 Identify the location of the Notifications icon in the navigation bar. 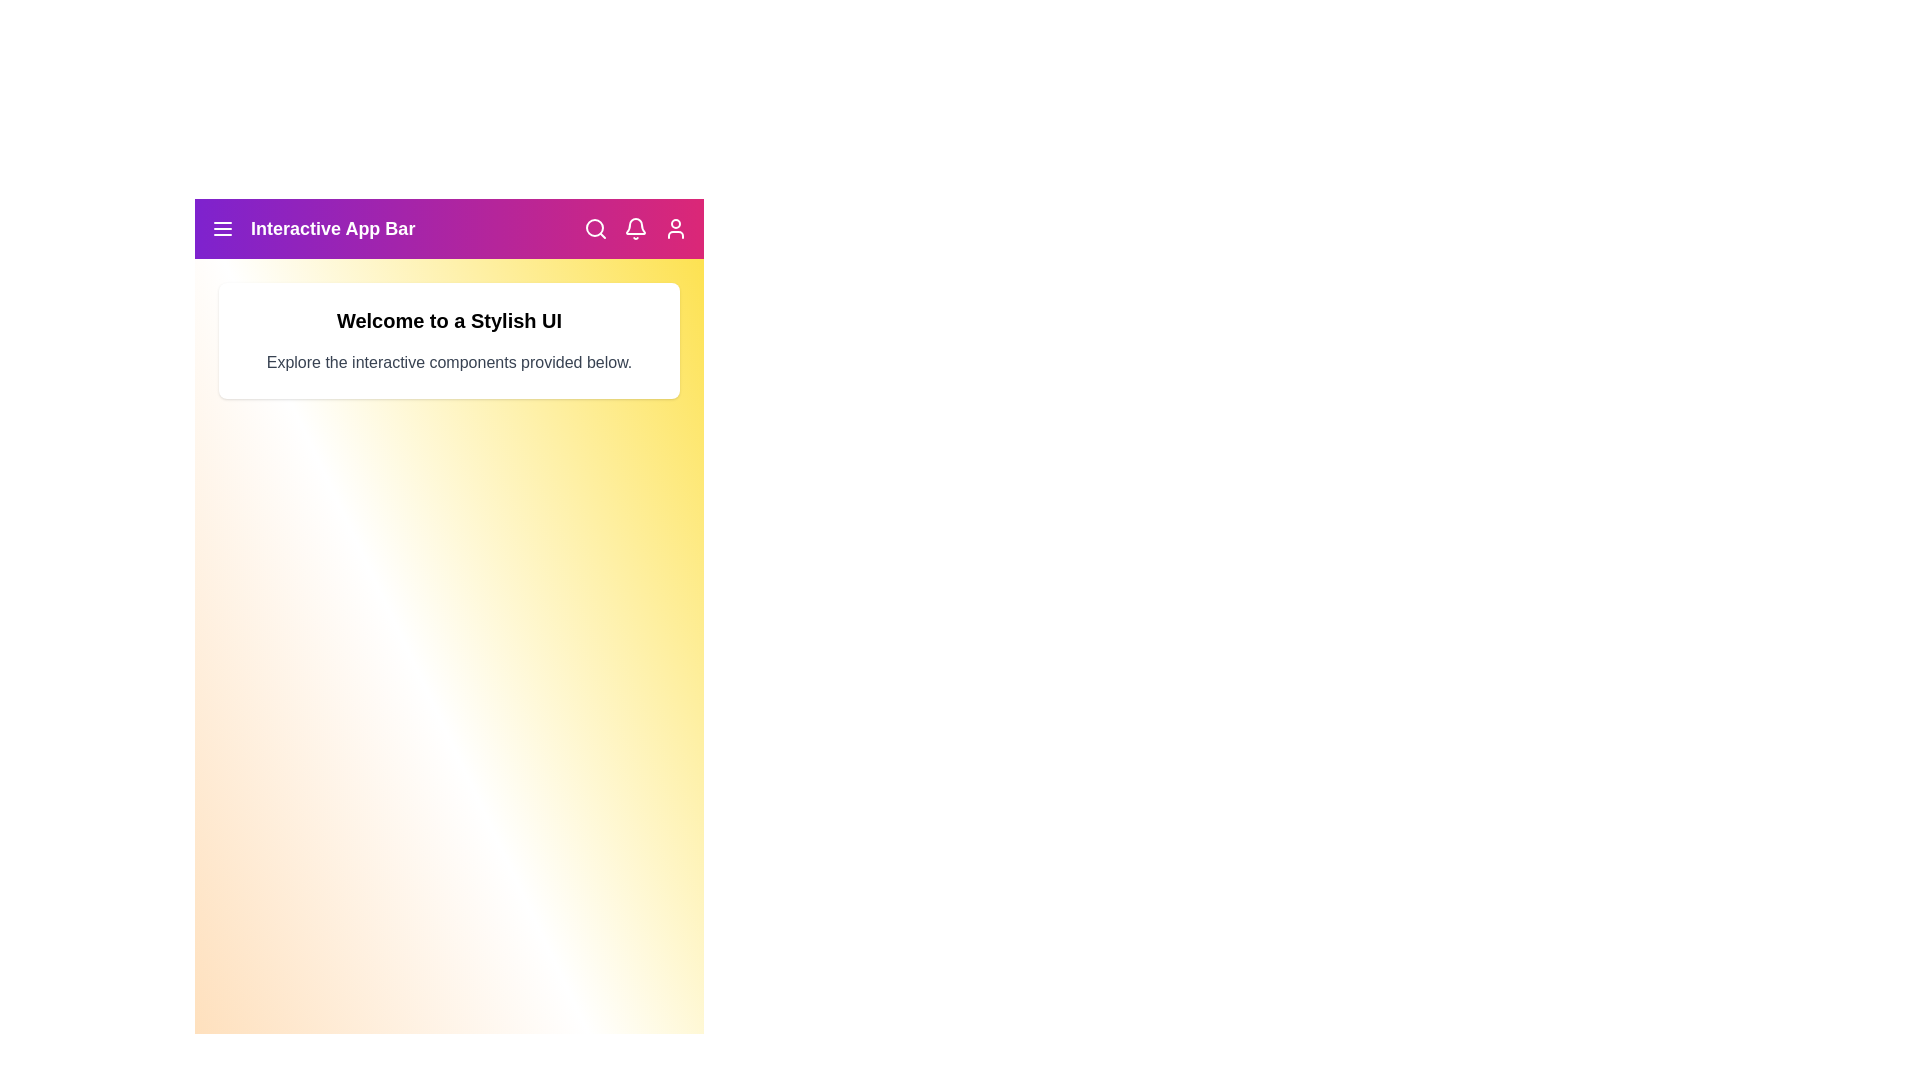
(634, 227).